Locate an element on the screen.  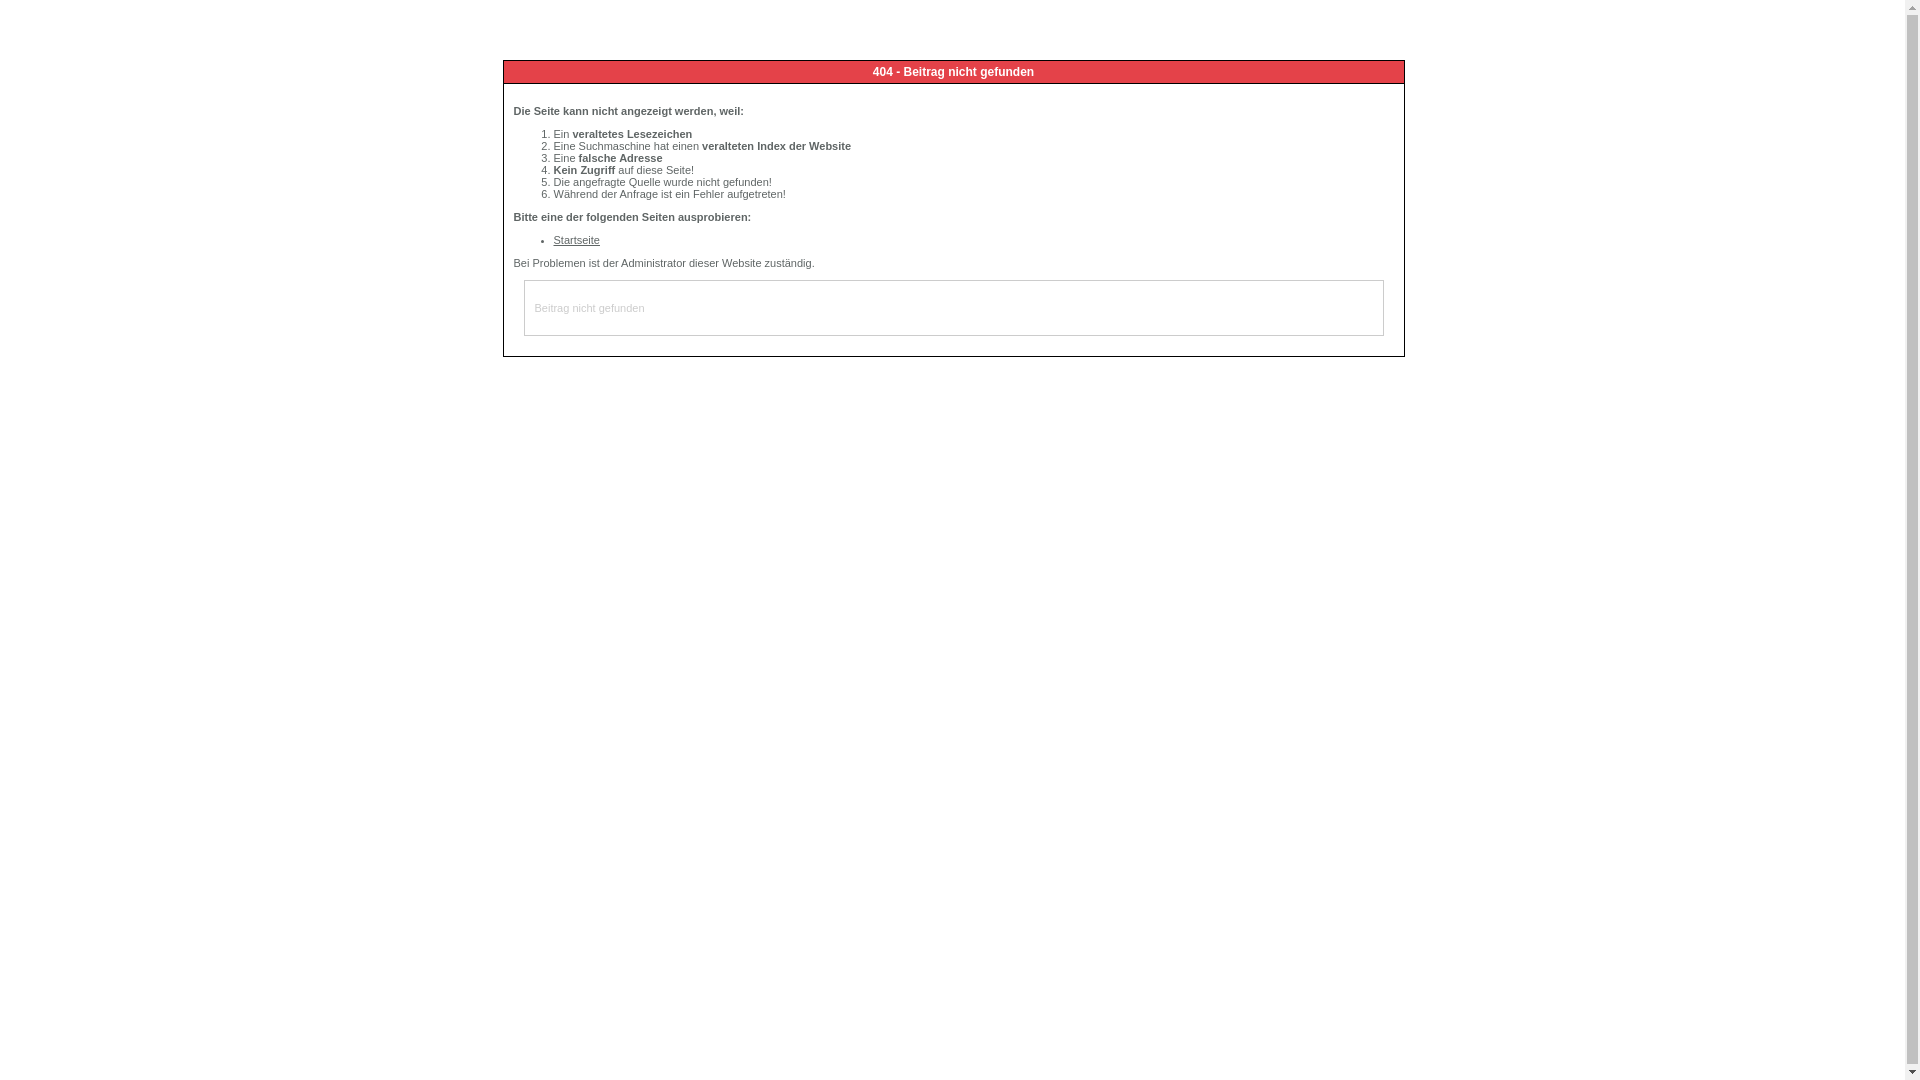
'Startseite' is located at coordinates (575, 238).